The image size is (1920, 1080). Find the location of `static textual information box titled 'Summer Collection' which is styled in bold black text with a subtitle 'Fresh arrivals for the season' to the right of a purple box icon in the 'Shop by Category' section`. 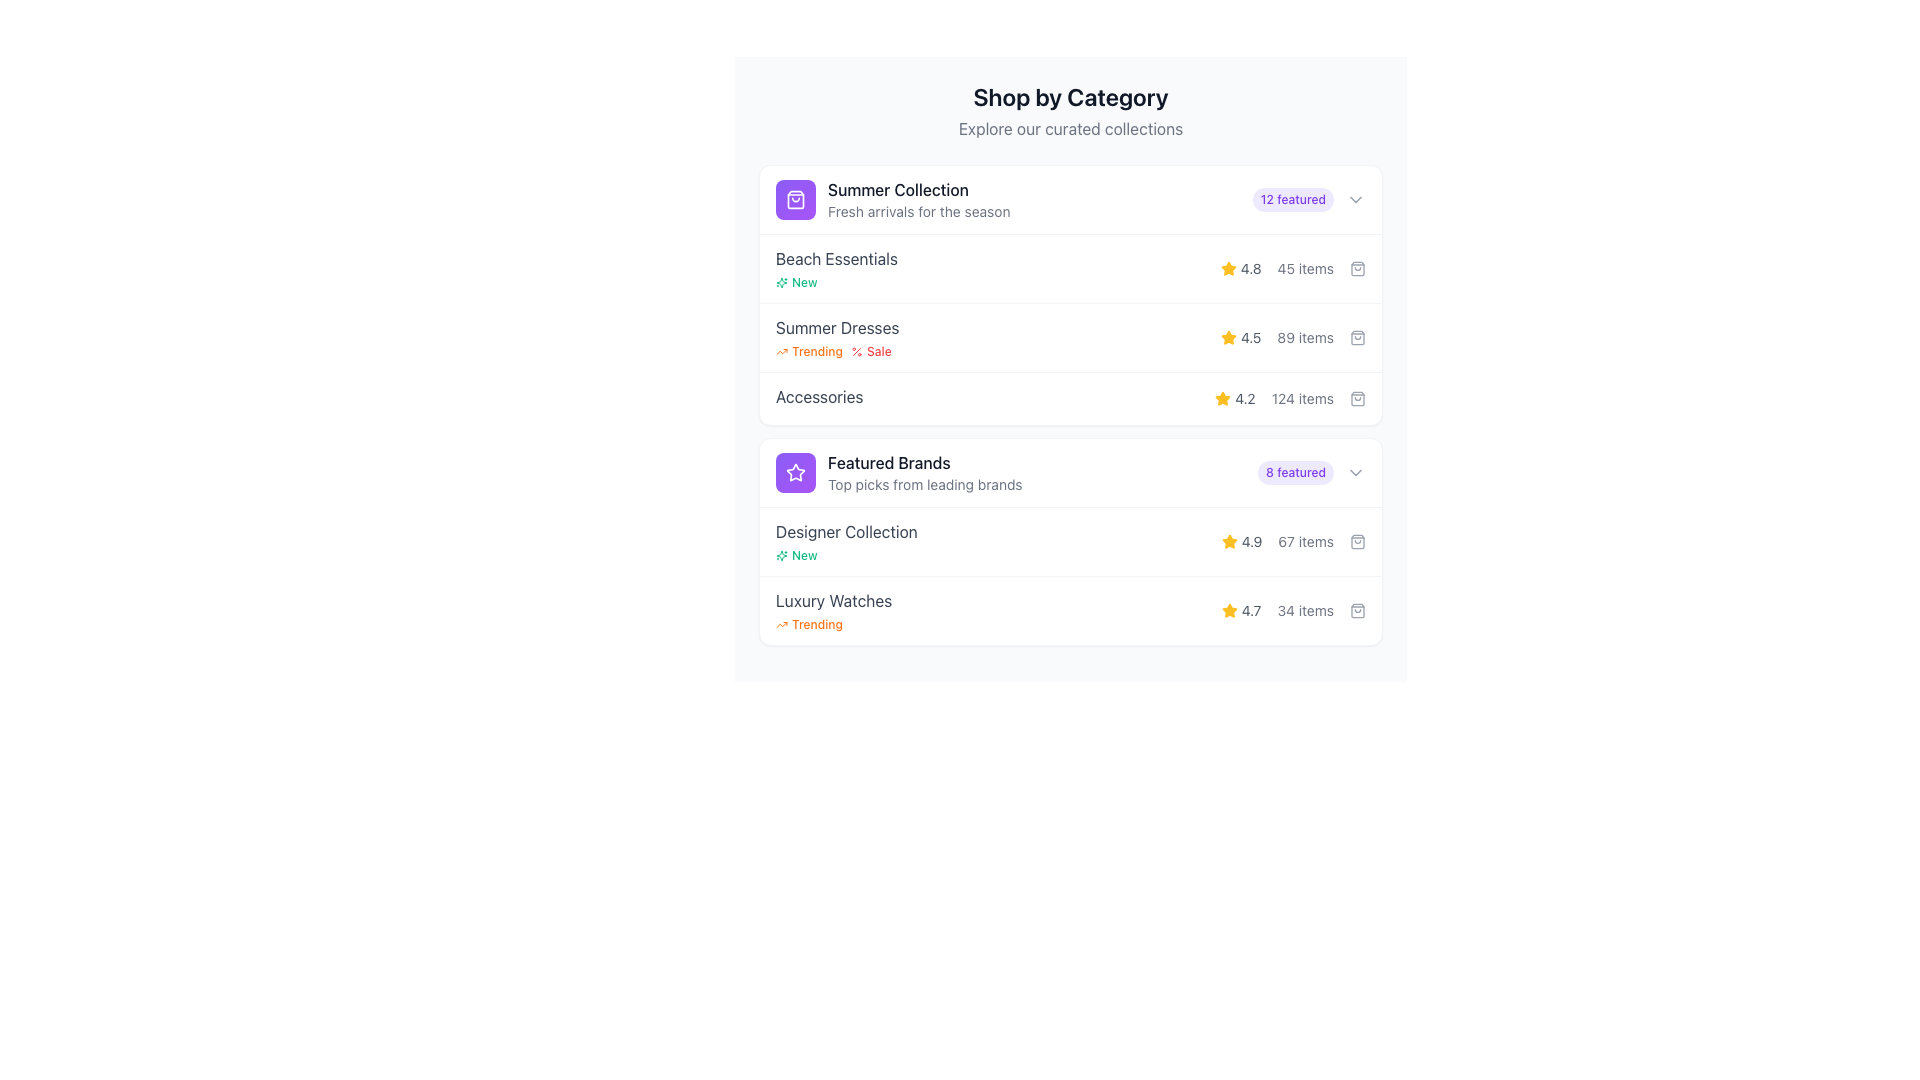

static textual information box titled 'Summer Collection' which is styled in bold black text with a subtitle 'Fresh arrivals for the season' to the right of a purple box icon in the 'Shop by Category' section is located at coordinates (892, 200).